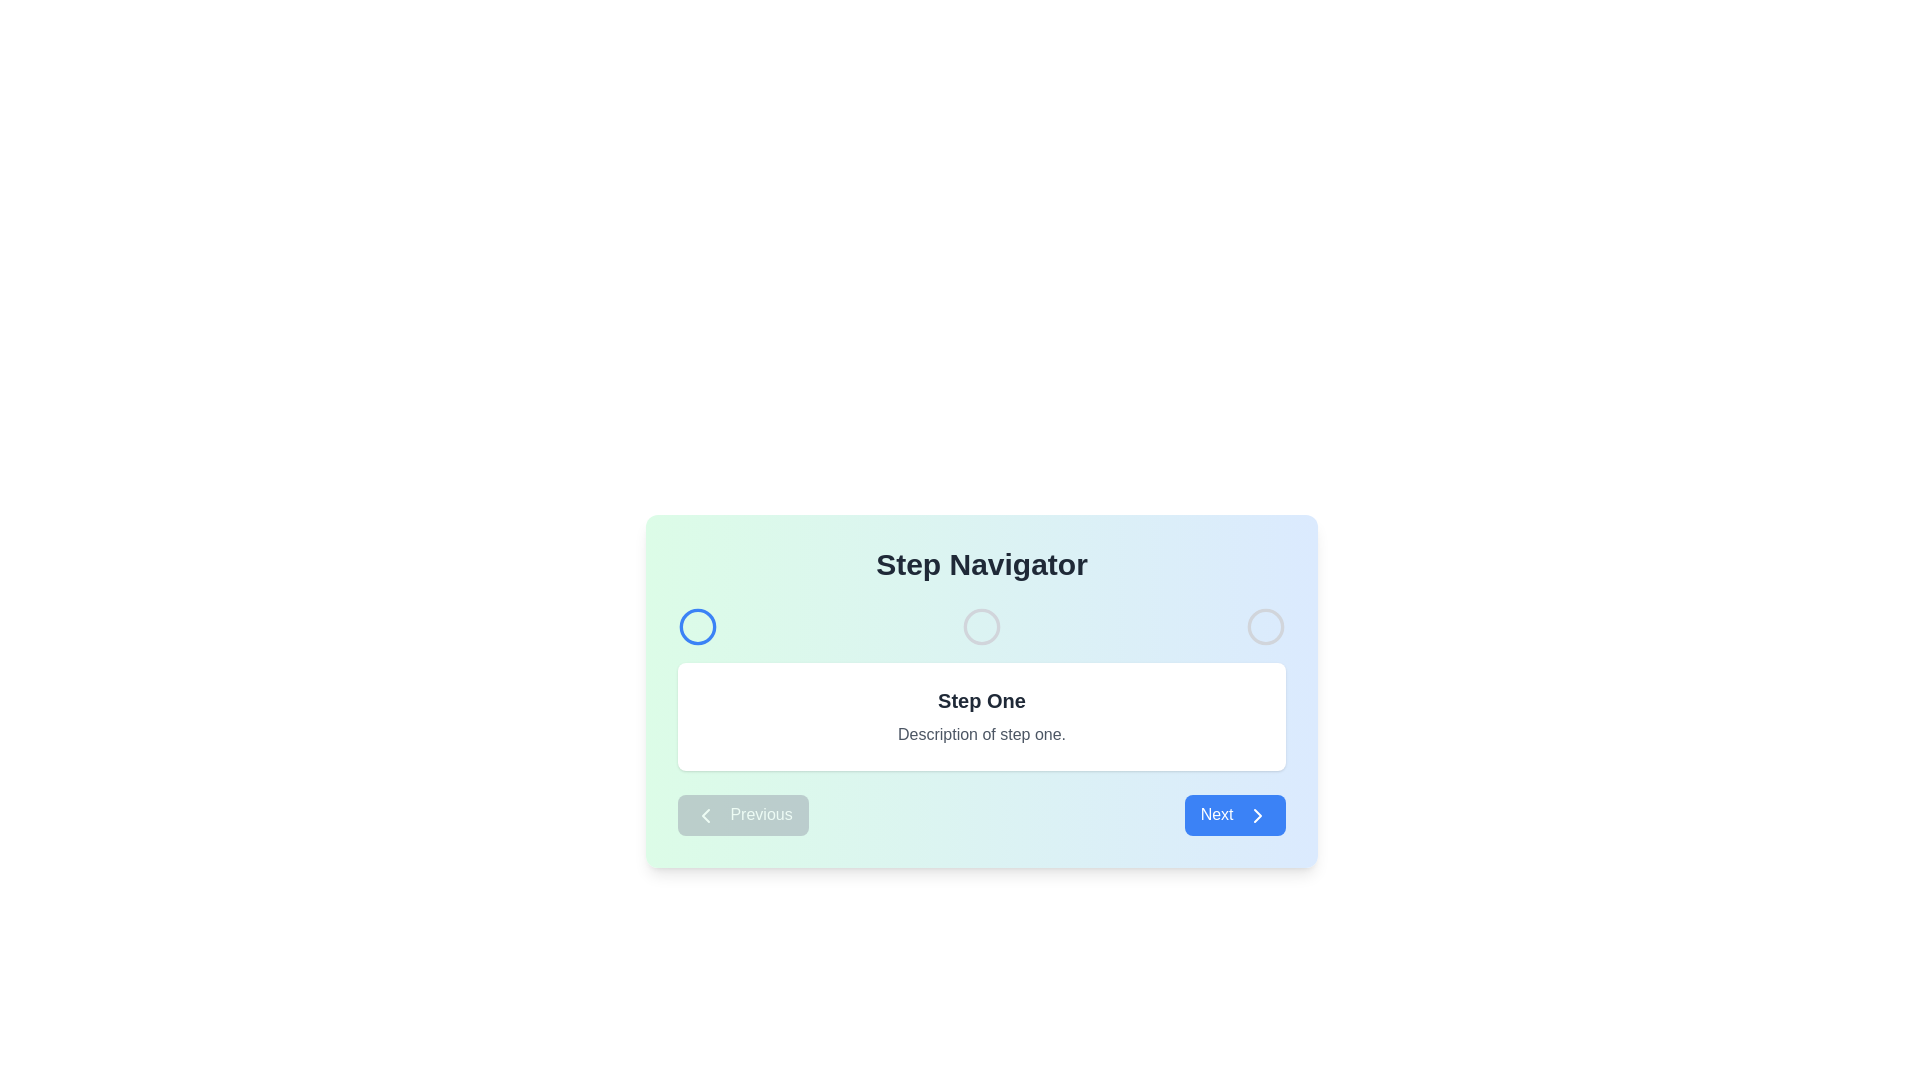 This screenshot has width=1920, height=1080. What do you see at coordinates (1265, 626) in the screenshot?
I see `the third step indicator in the Step Navigator` at bounding box center [1265, 626].